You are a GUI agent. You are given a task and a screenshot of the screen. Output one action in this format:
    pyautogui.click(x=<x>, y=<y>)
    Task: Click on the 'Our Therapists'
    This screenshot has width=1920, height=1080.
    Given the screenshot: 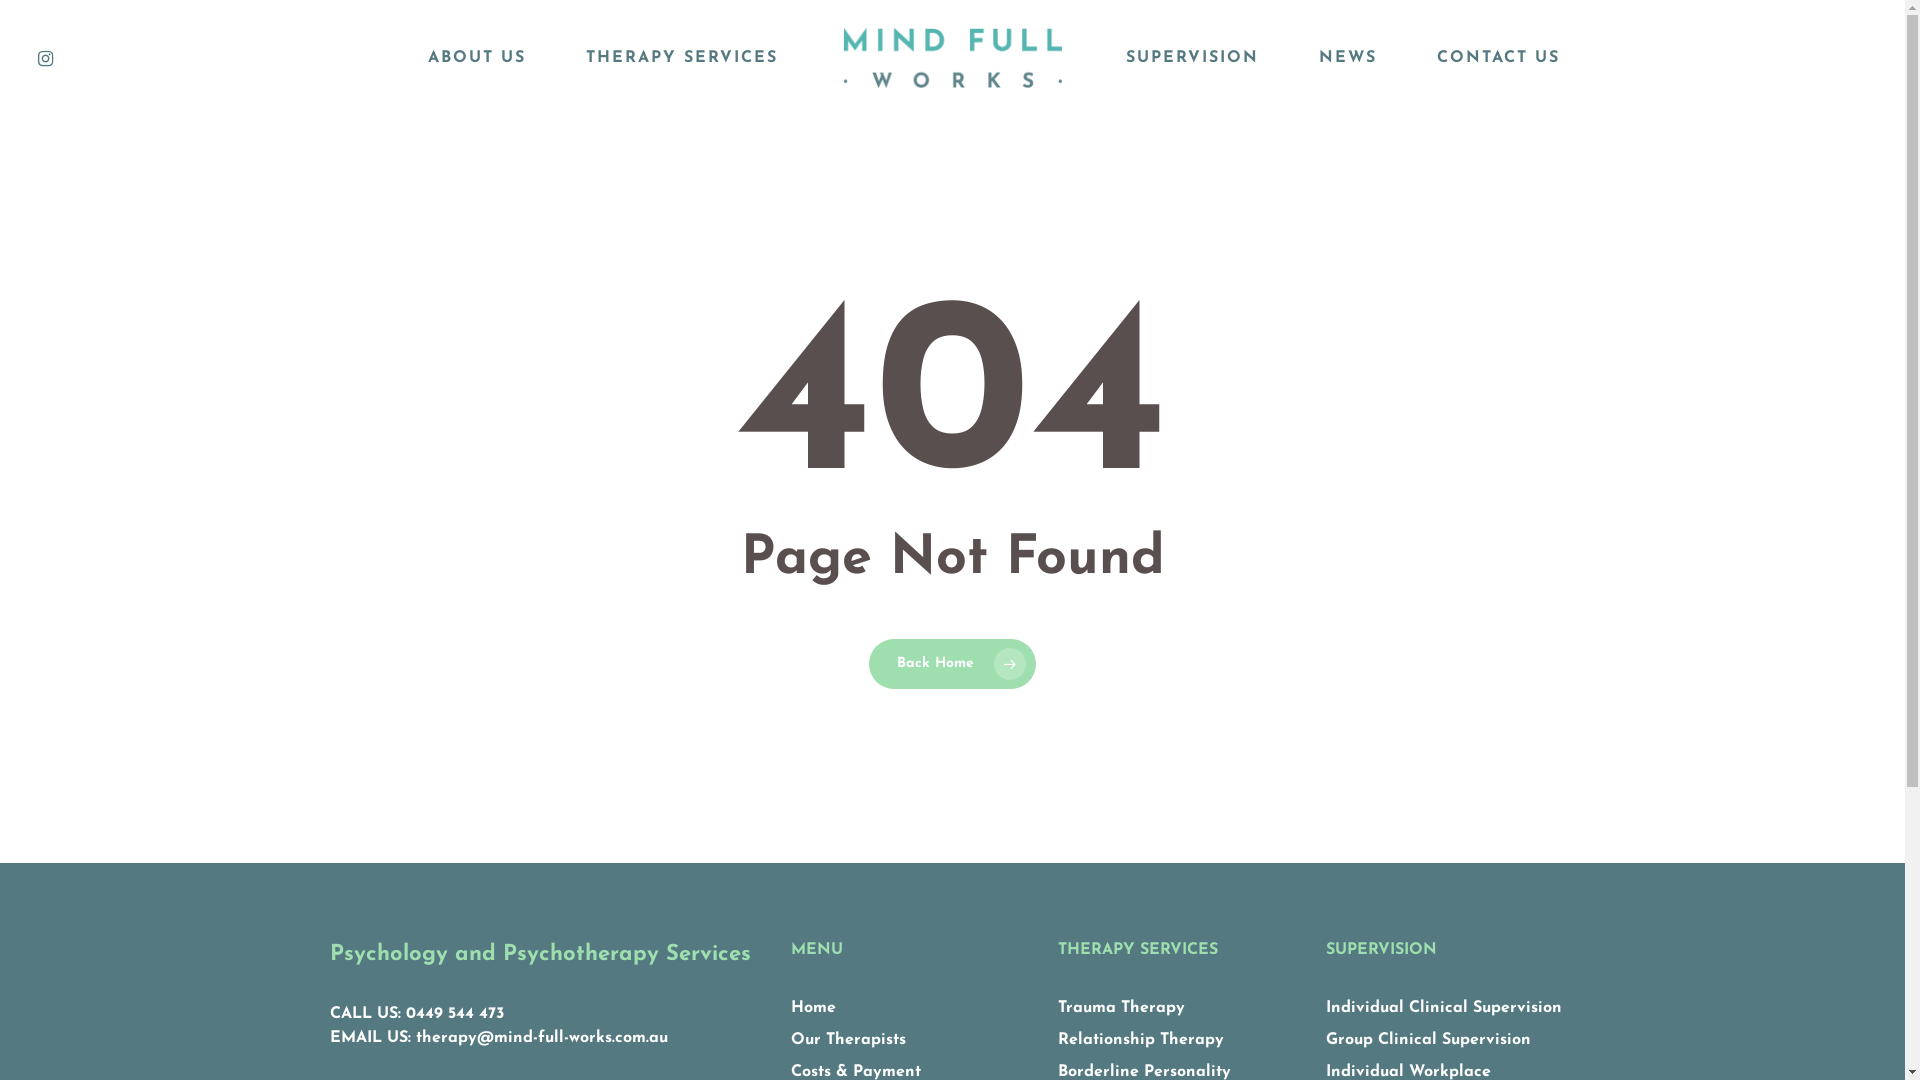 What is the action you would take?
    pyautogui.click(x=848, y=1039)
    